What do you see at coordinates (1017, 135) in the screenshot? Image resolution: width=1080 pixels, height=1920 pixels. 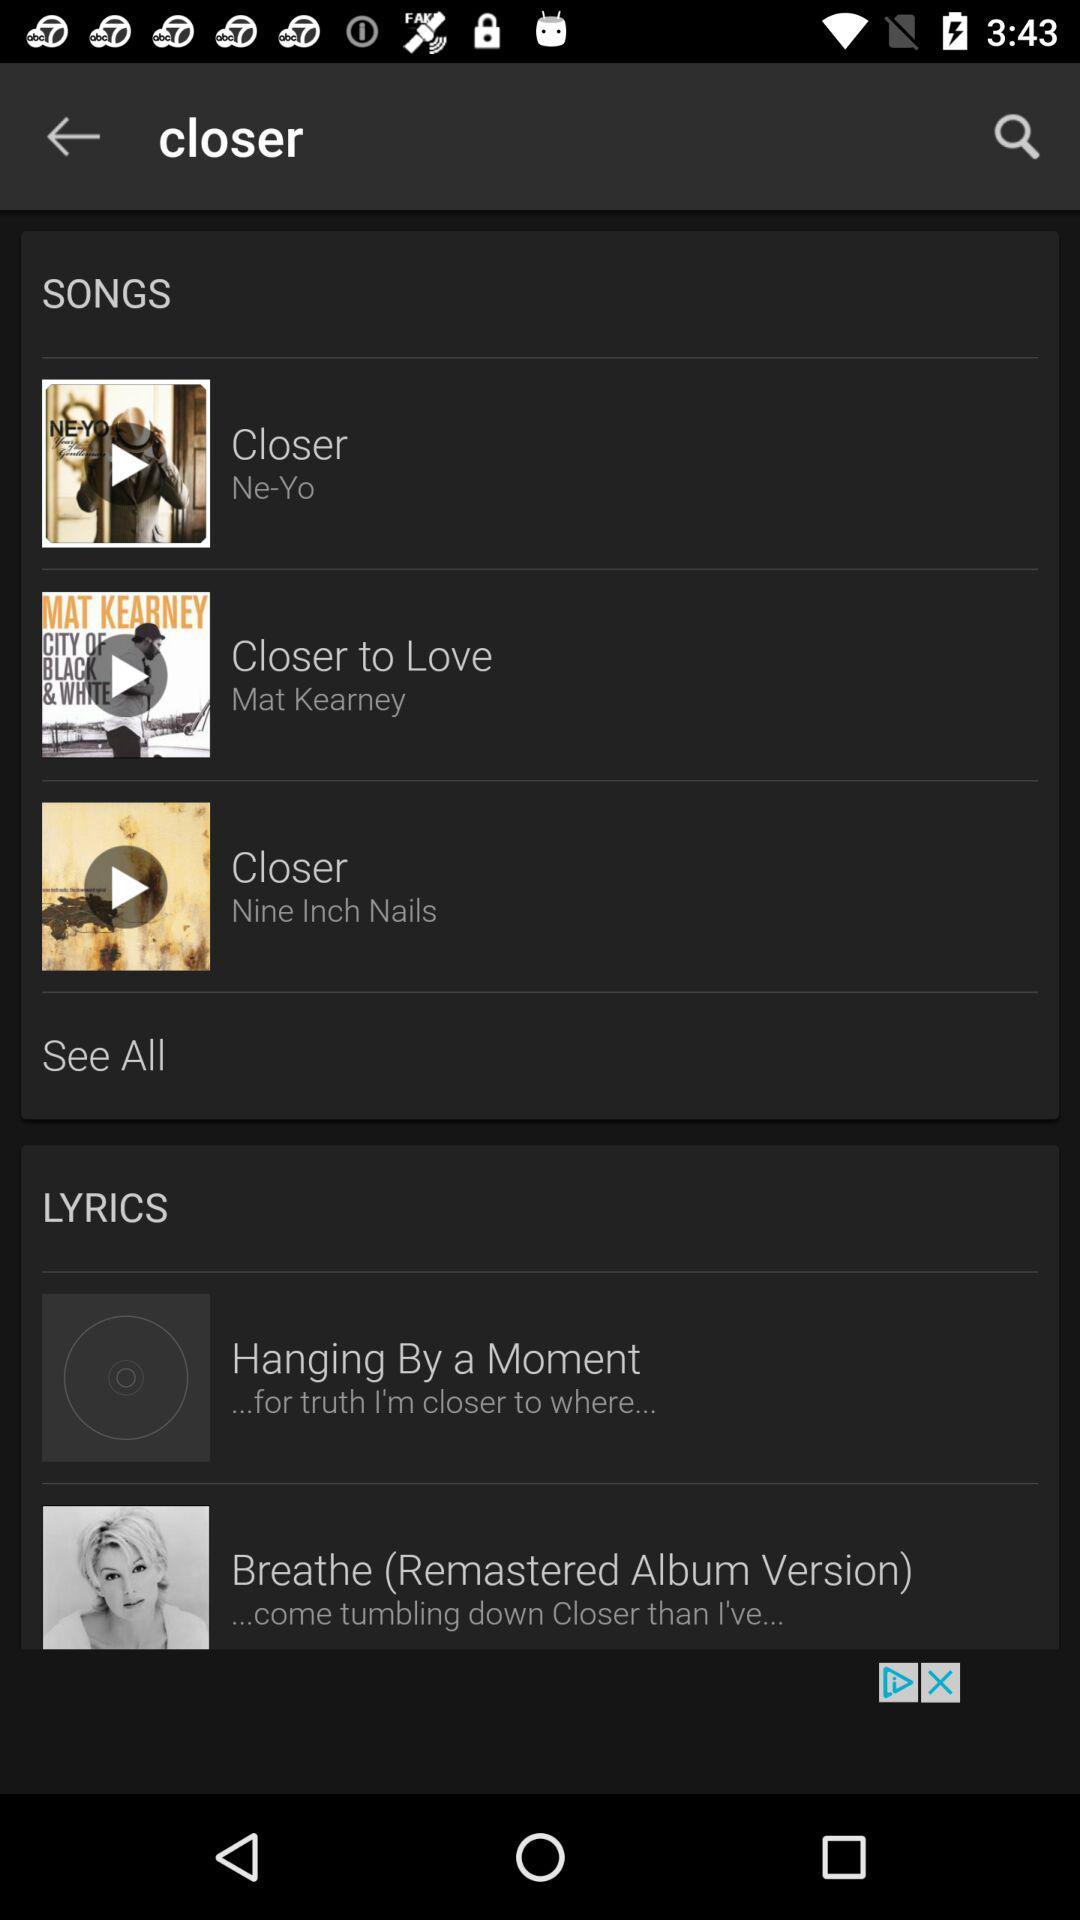 I see `icon at the top right corner` at bounding box center [1017, 135].